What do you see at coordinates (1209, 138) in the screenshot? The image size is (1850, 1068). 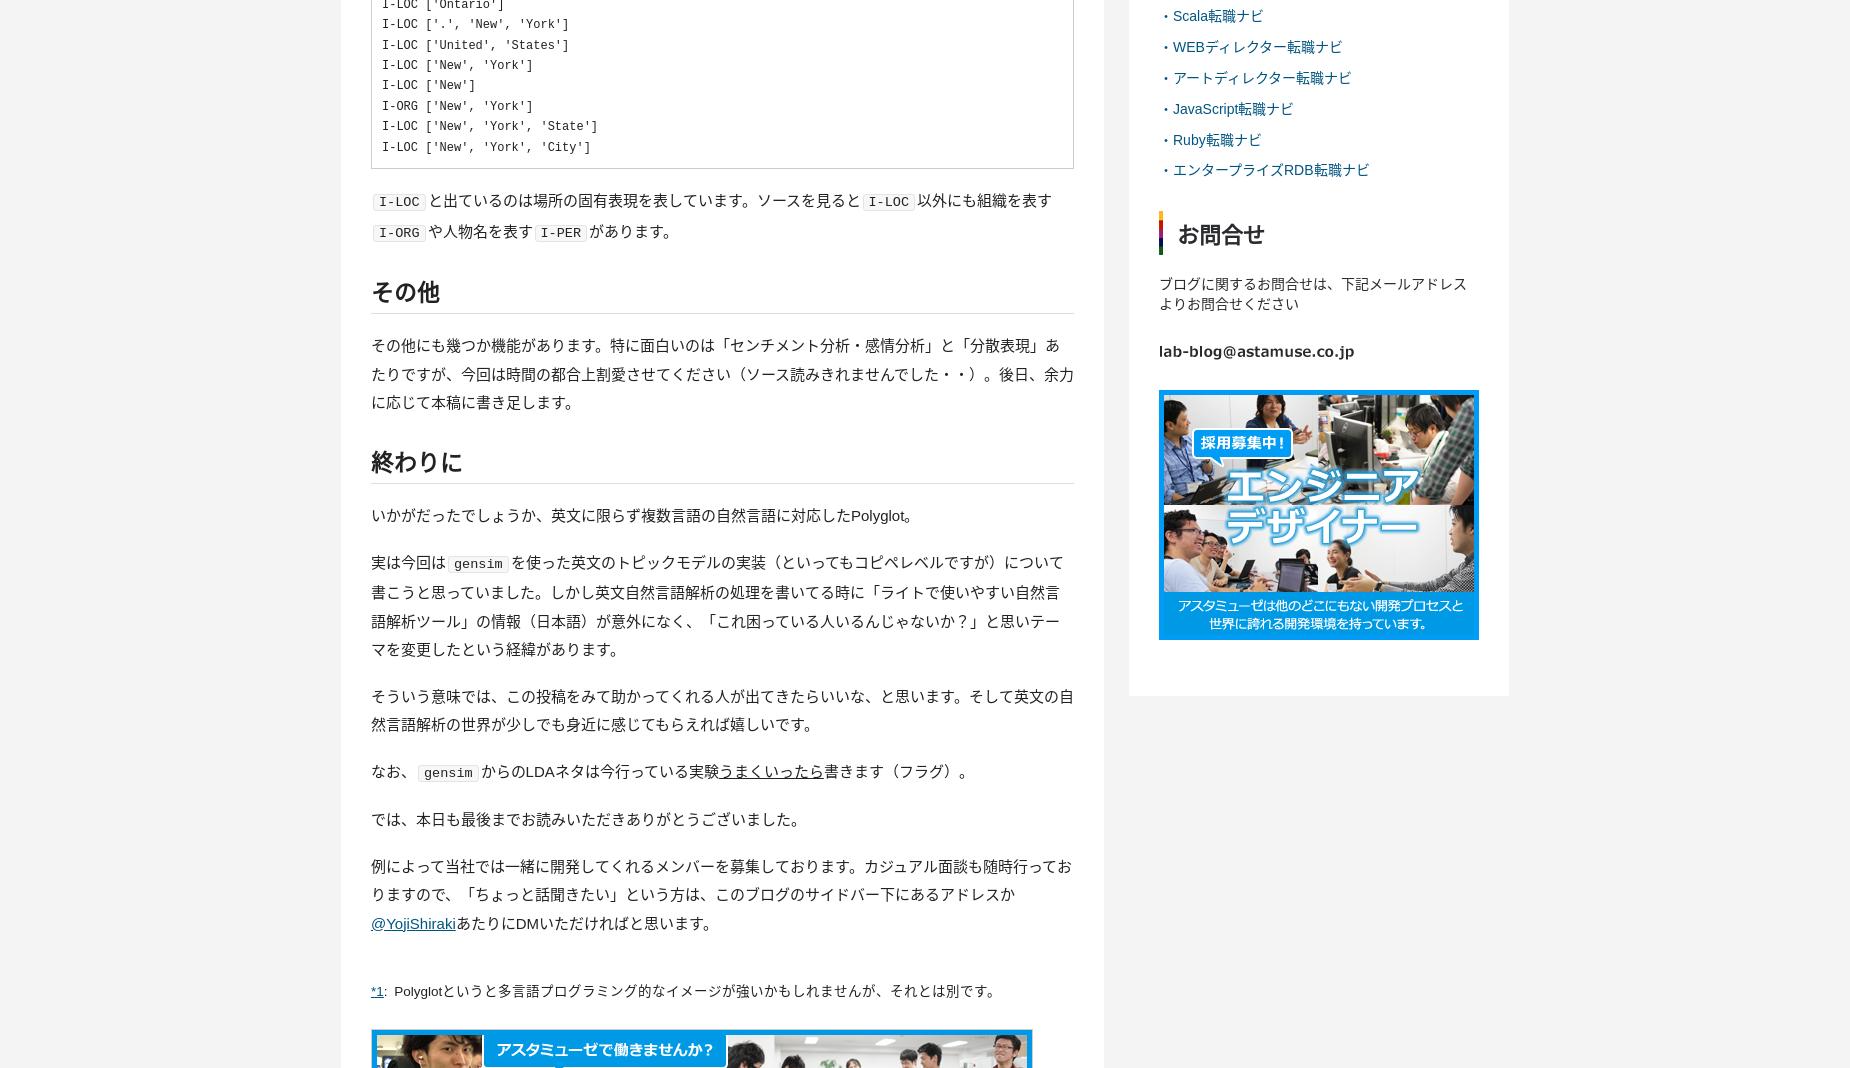 I see `'・Ruby転職ナビ'` at bounding box center [1209, 138].